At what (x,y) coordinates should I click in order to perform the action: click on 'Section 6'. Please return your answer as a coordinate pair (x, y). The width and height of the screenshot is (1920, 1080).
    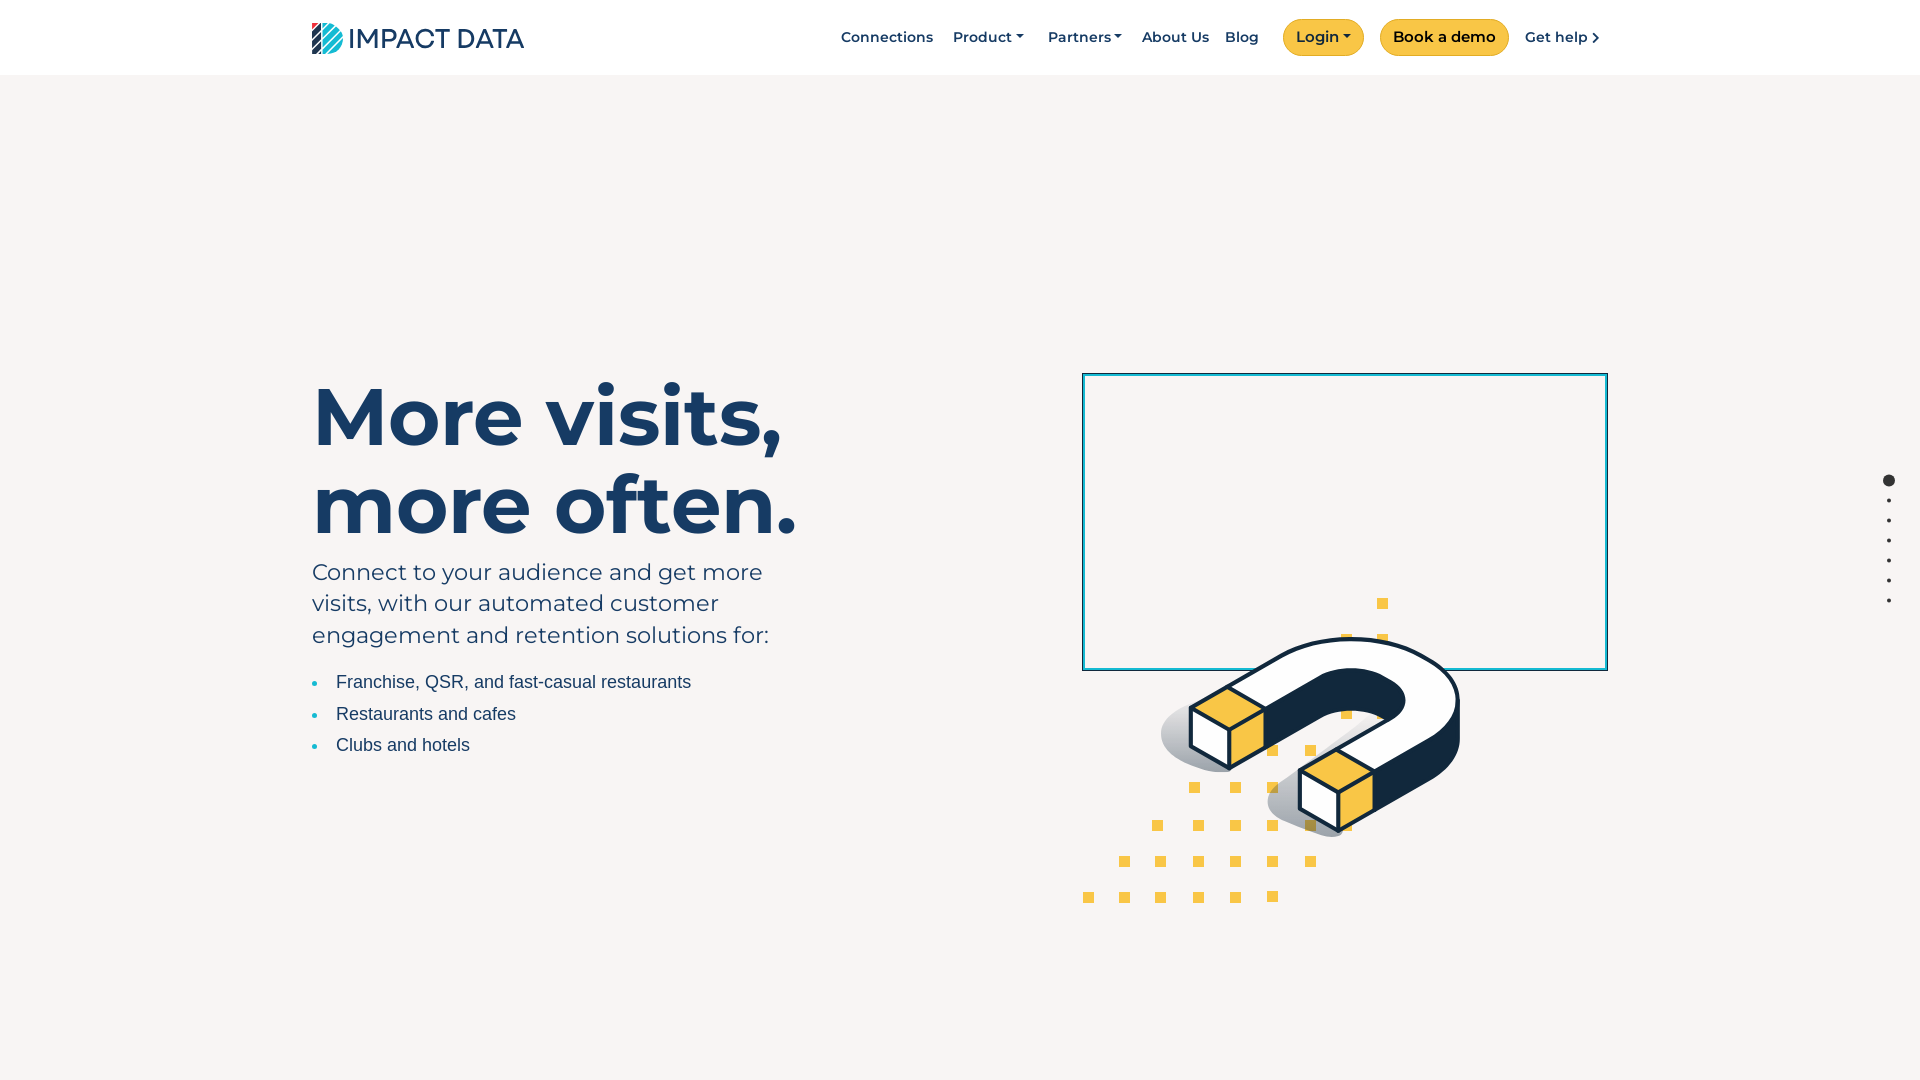
    Looking at the image, I should click on (1888, 580).